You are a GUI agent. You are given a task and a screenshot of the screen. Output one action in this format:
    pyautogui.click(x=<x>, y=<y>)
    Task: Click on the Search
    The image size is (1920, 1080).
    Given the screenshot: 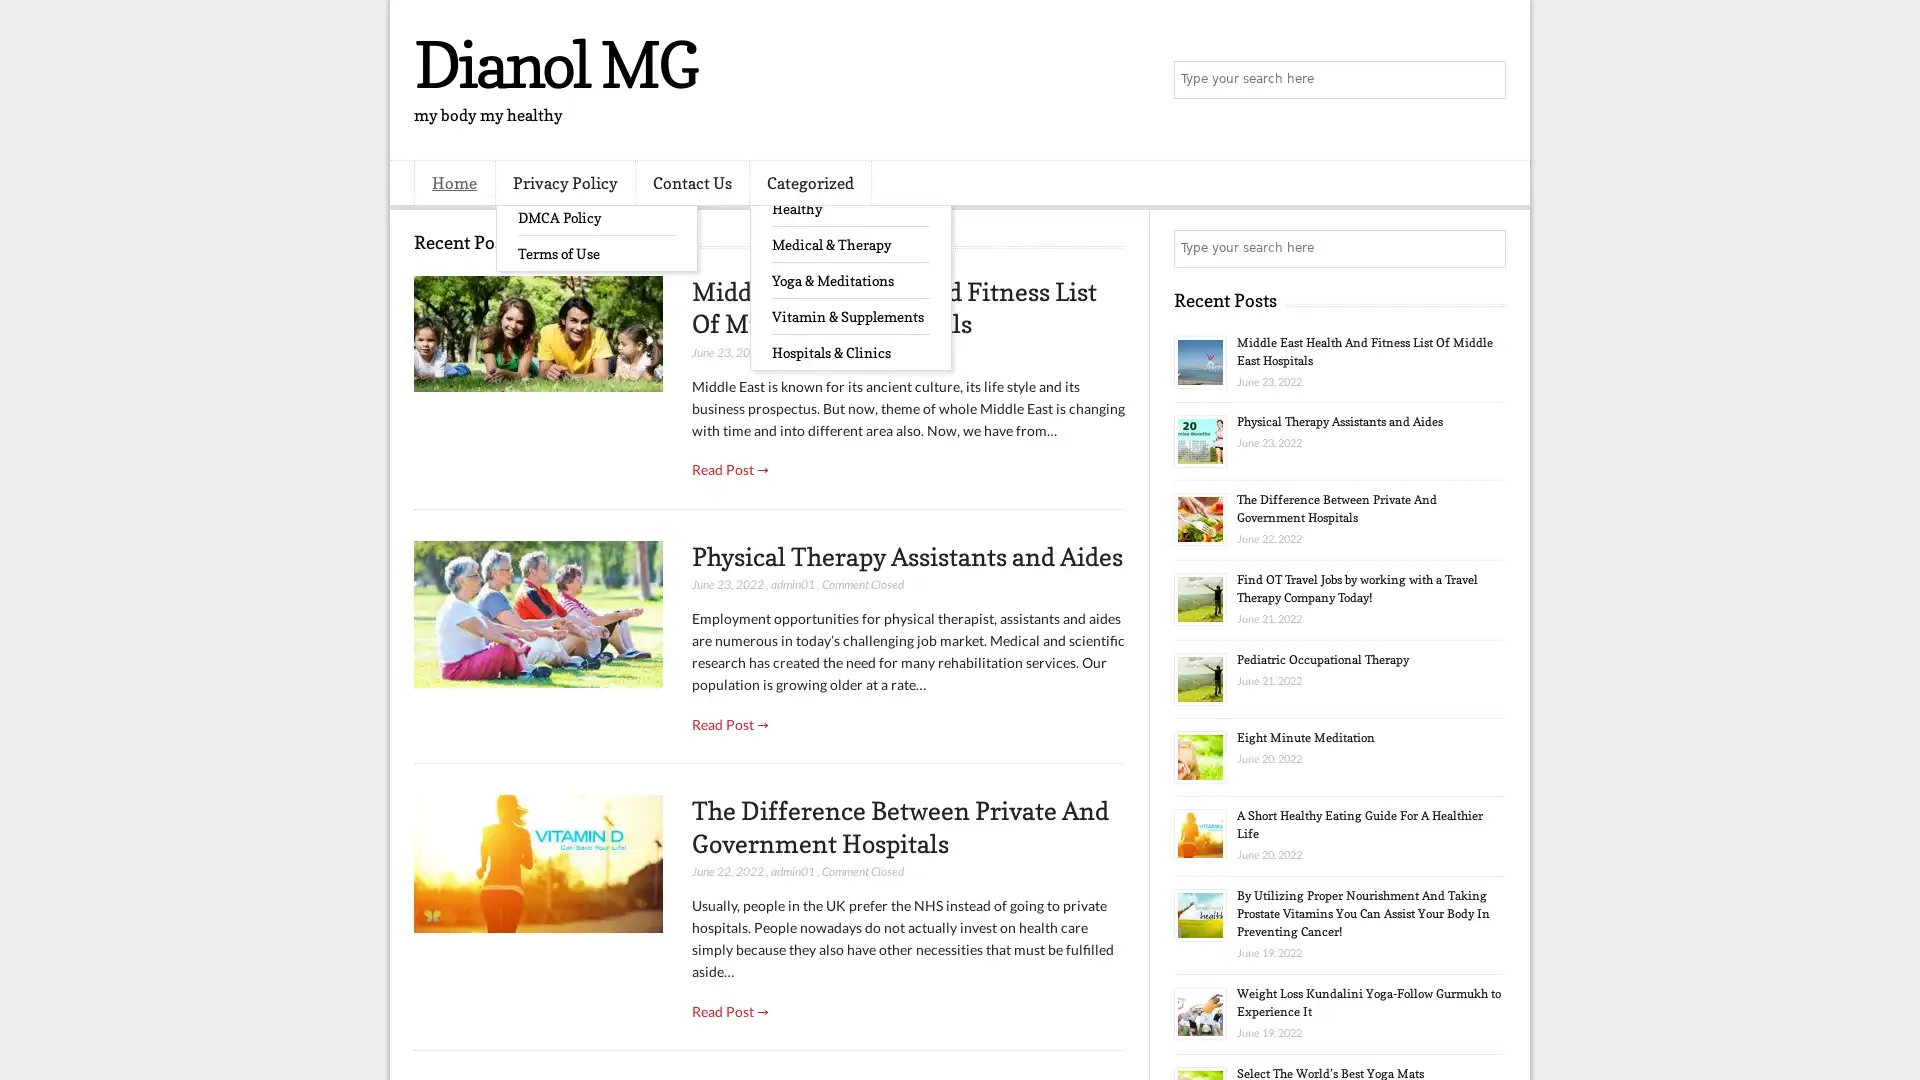 What is the action you would take?
    pyautogui.click(x=1485, y=248)
    